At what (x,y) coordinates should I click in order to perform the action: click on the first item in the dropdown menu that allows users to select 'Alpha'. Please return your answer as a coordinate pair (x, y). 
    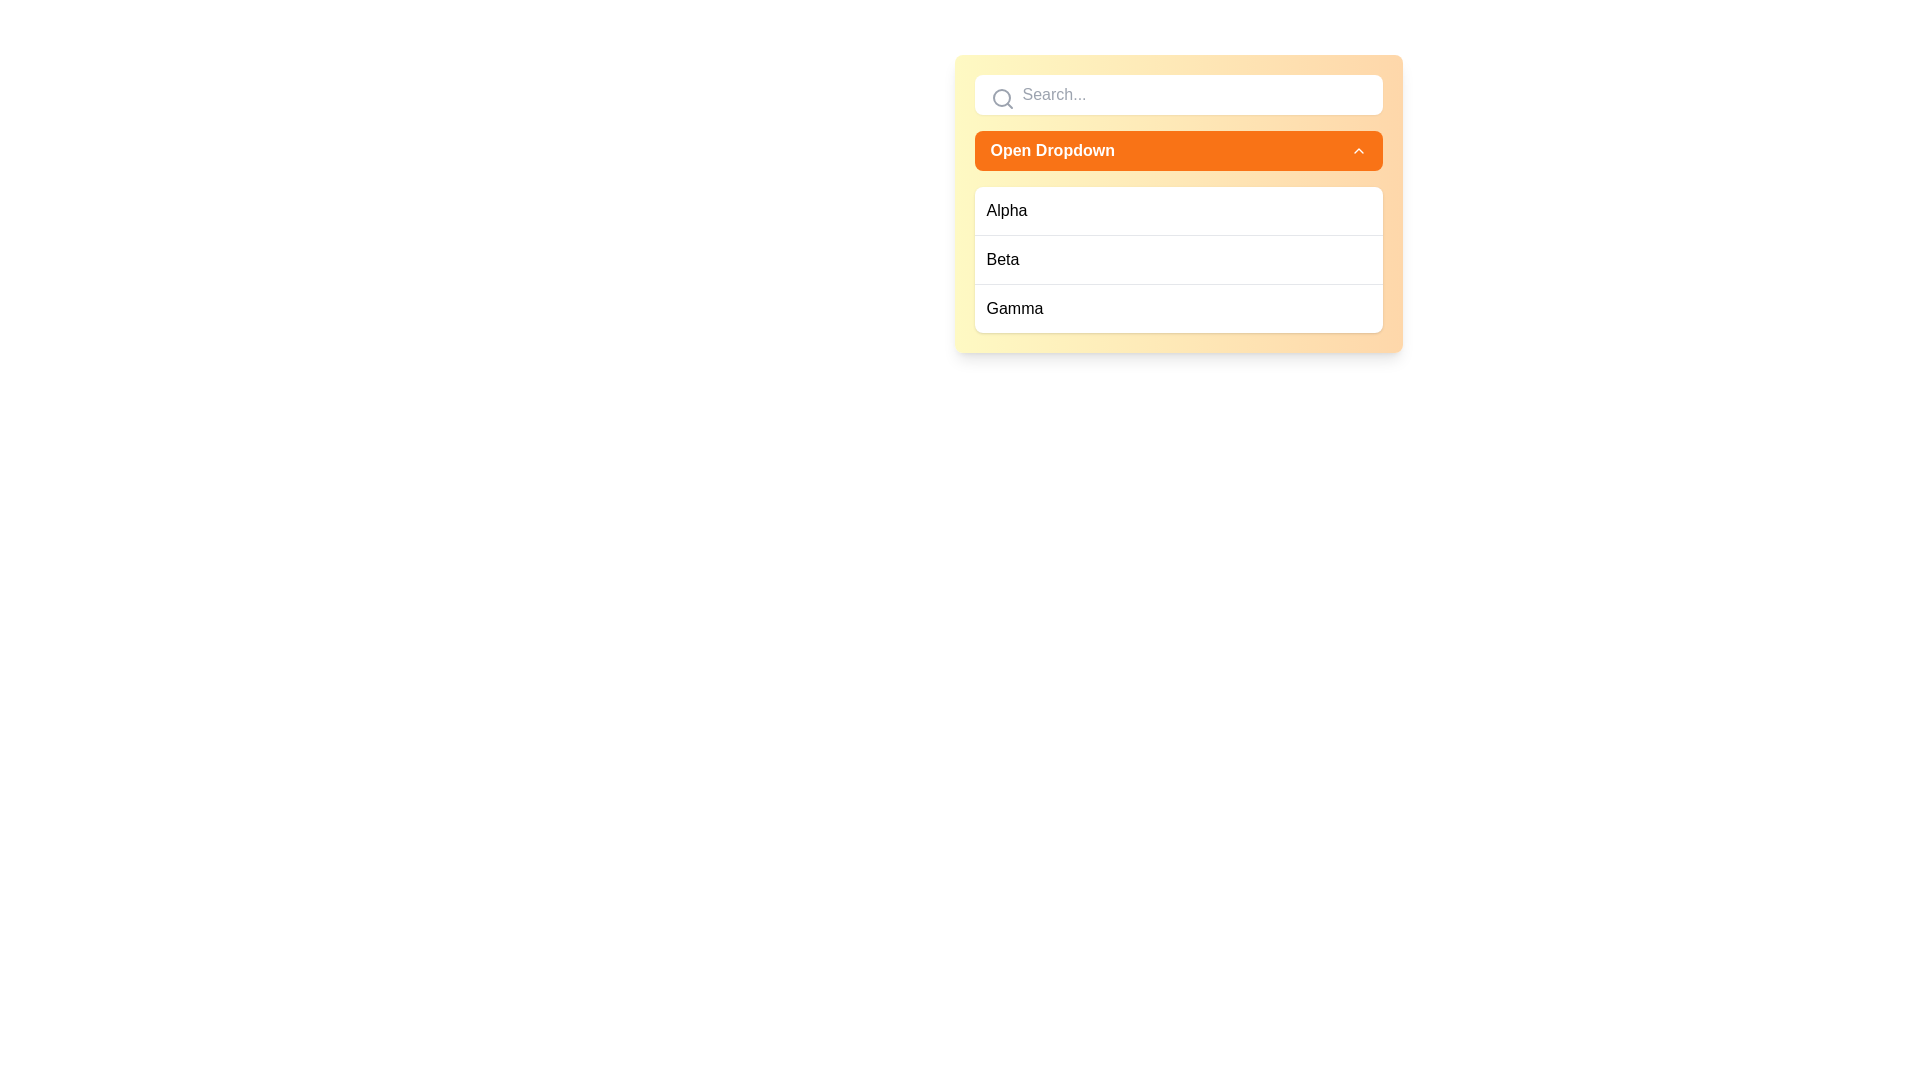
    Looking at the image, I should click on (1178, 204).